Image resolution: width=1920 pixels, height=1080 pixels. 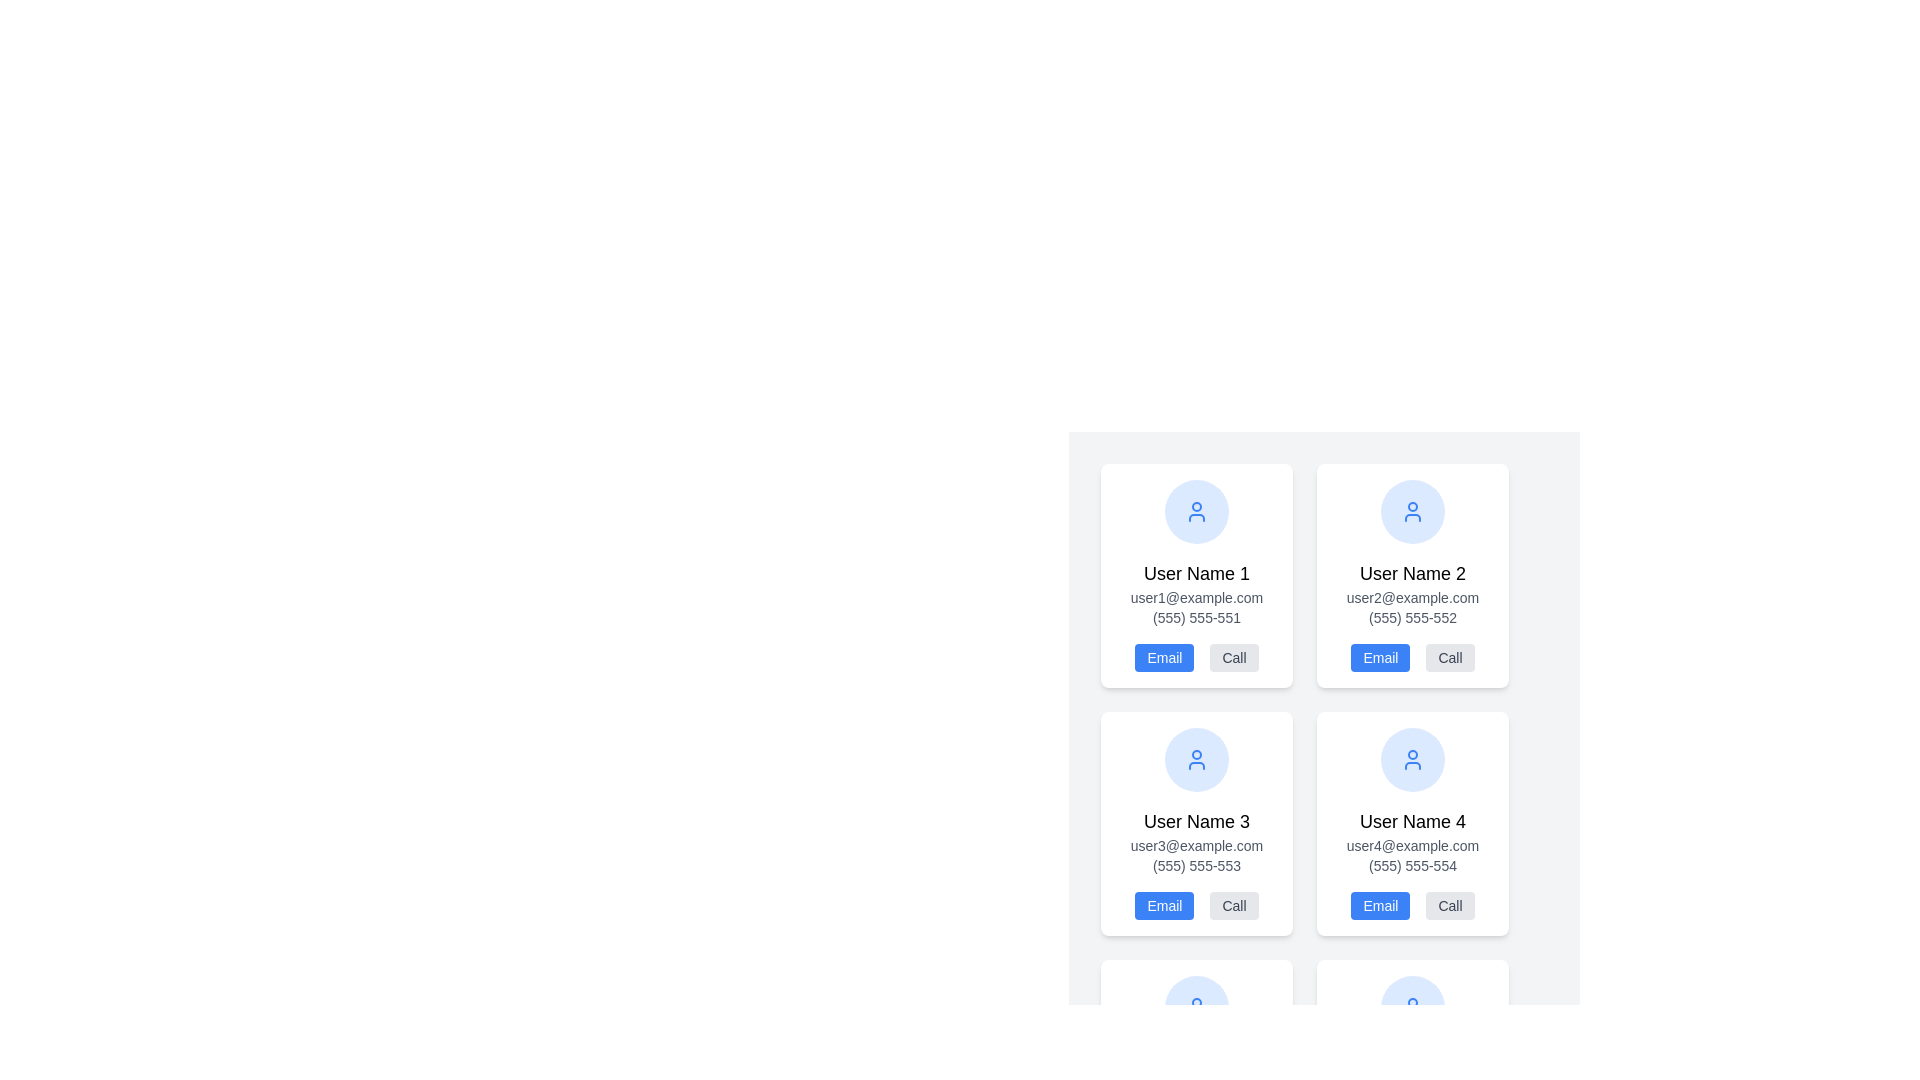 What do you see at coordinates (1196, 616) in the screenshot?
I see `the Text Display element that shows the phone number in the user profile card, which is located below the username and email address and above the action buttons` at bounding box center [1196, 616].